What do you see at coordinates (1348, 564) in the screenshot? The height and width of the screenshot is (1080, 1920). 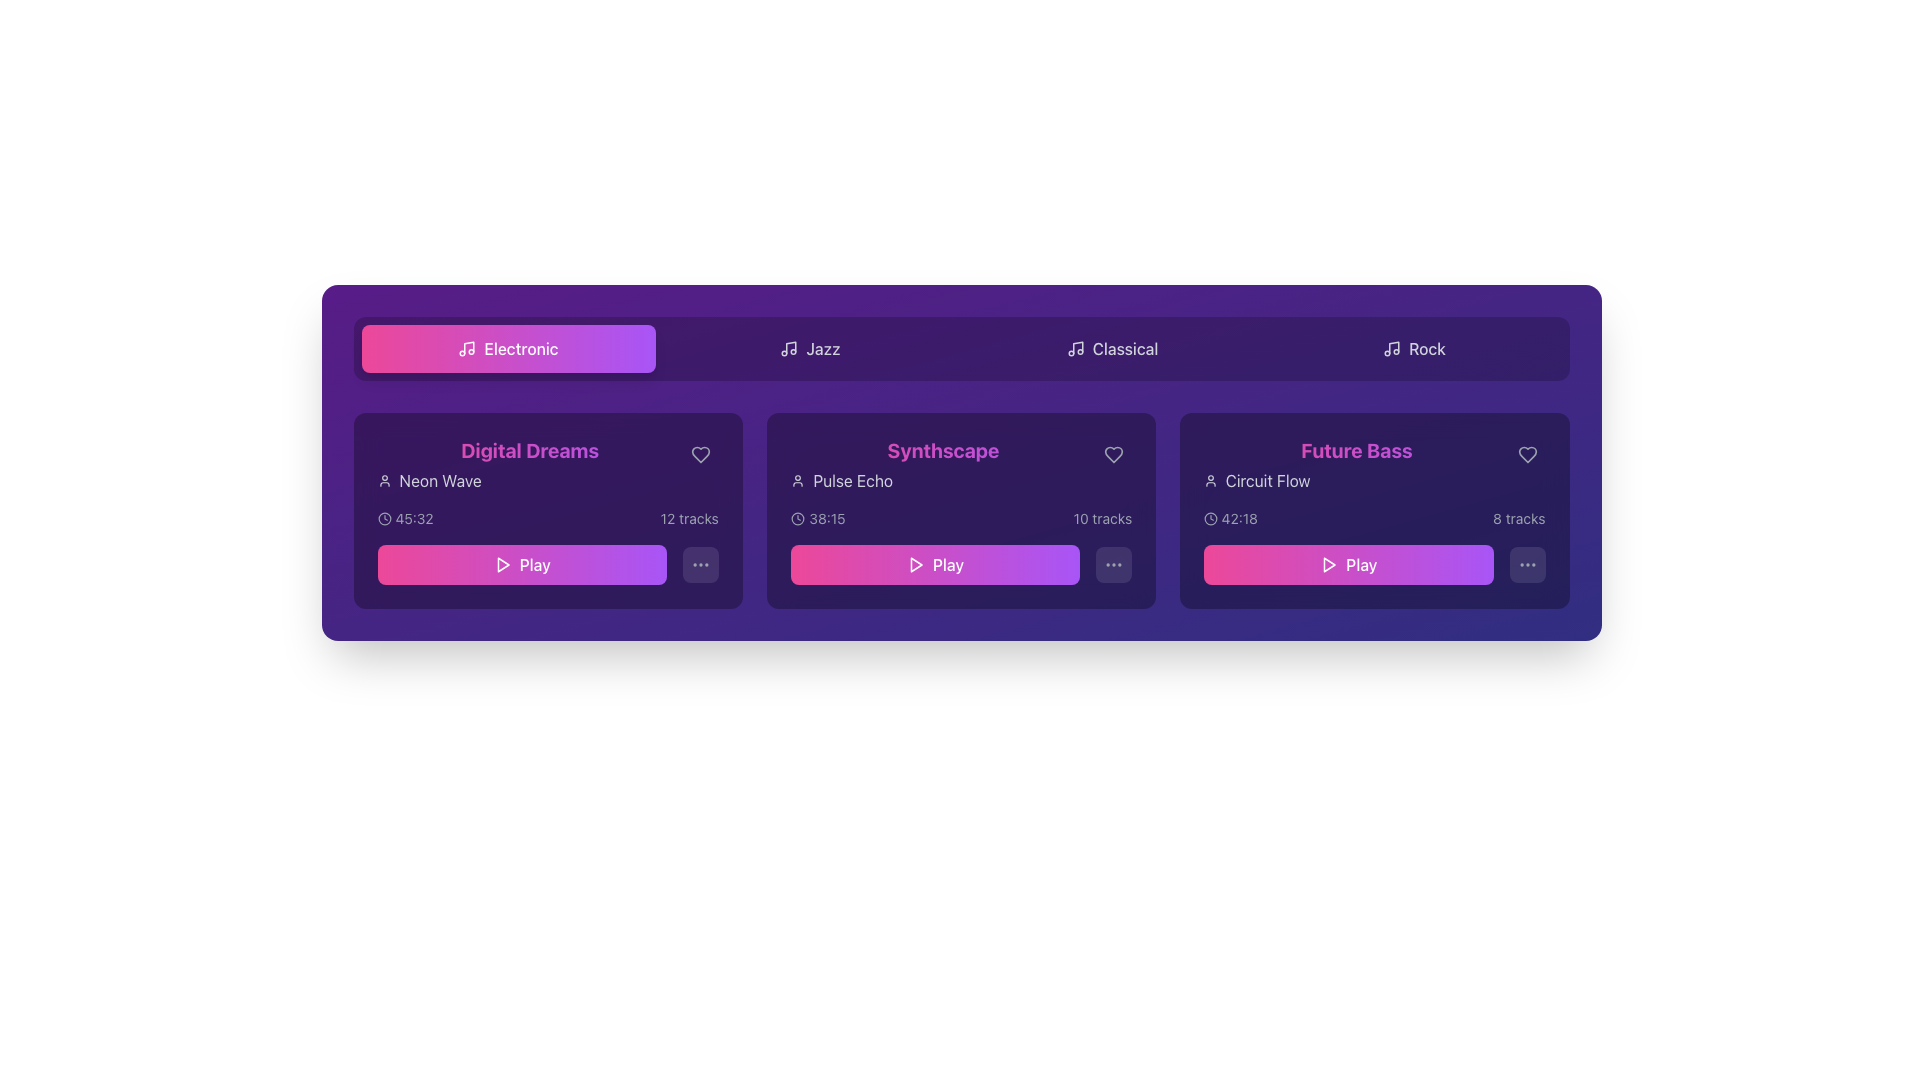 I see `the playback button located at the bottom-center of the 'Future Bass' card` at bounding box center [1348, 564].